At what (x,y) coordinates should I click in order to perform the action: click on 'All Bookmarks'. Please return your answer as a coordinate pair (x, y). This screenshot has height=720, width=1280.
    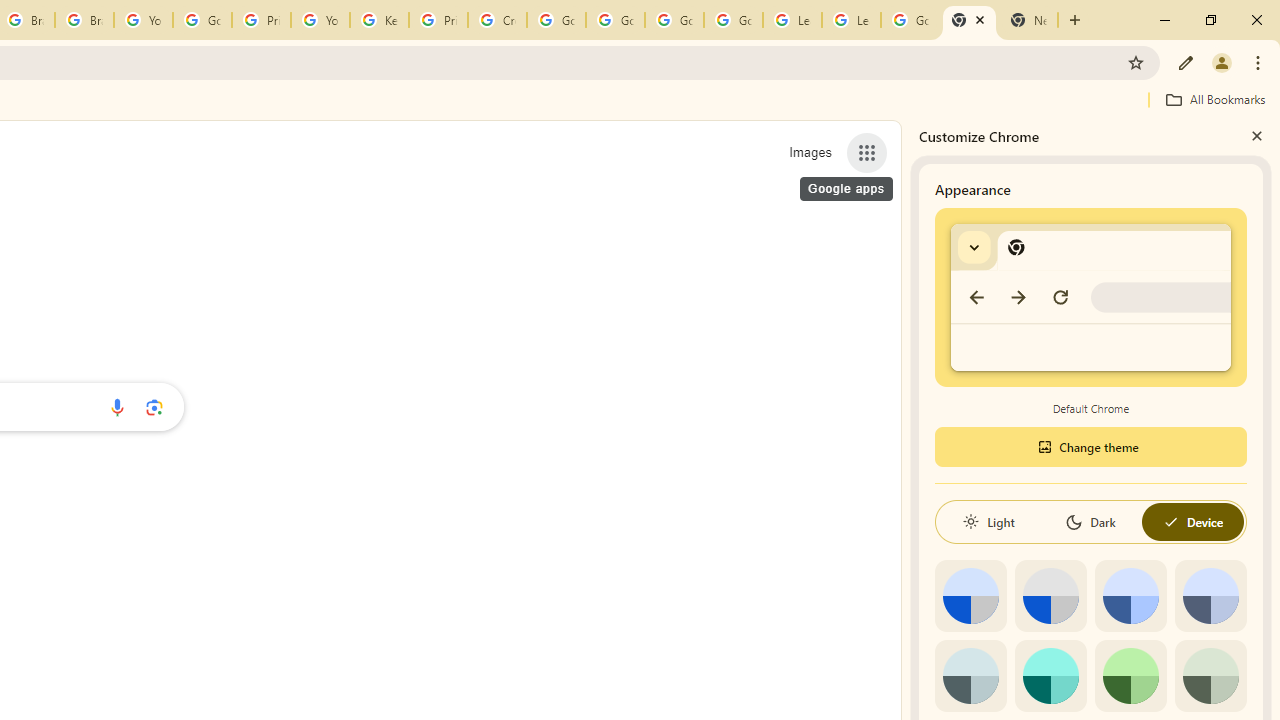
    Looking at the image, I should click on (1214, 99).